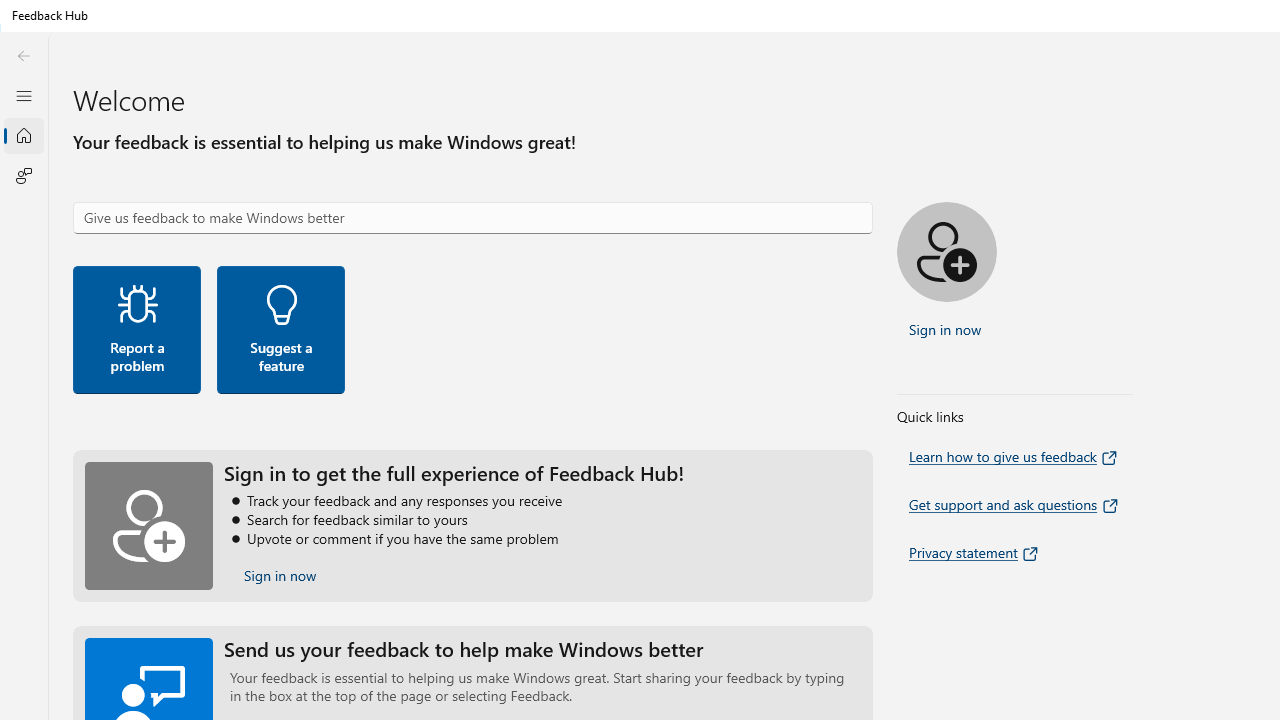 The height and width of the screenshot is (720, 1280). What do you see at coordinates (1014, 456) in the screenshot?
I see `'Learn how to give us feedback'` at bounding box center [1014, 456].